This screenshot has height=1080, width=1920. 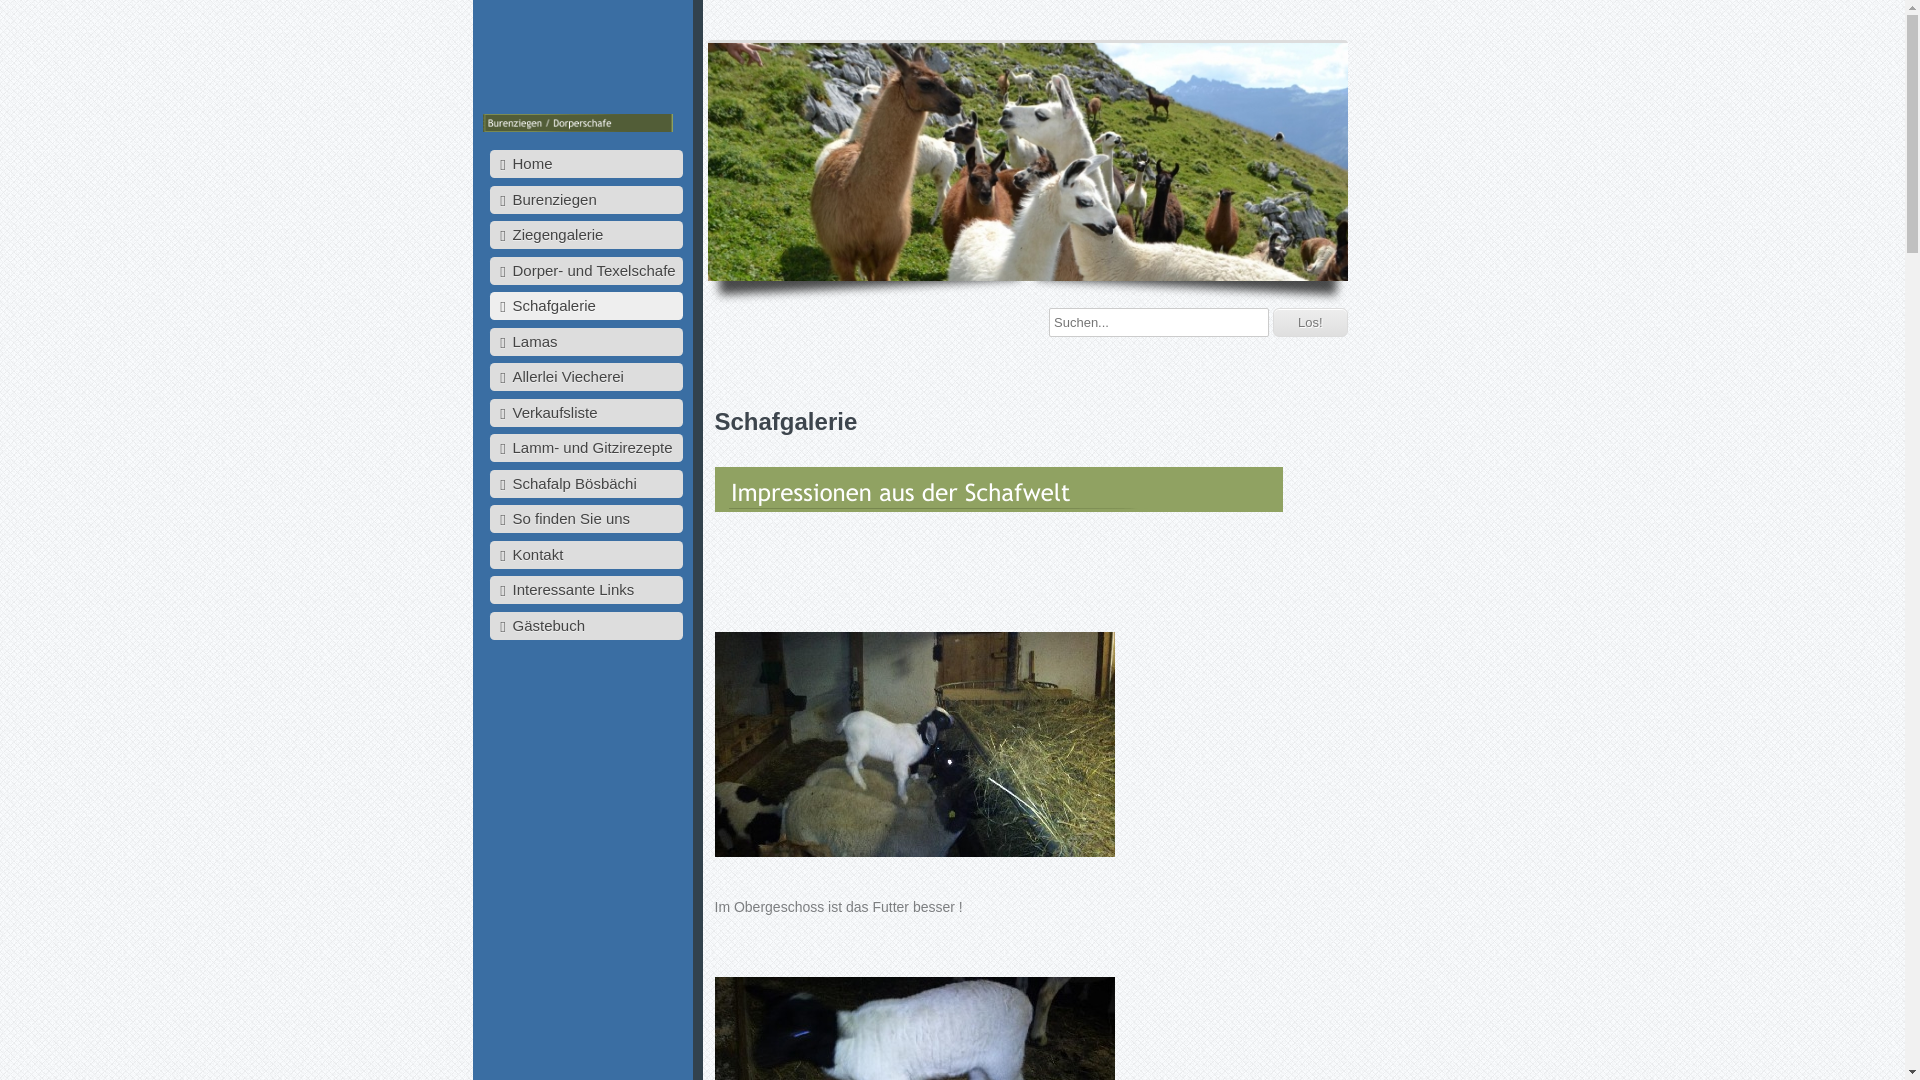 What do you see at coordinates (489, 518) in the screenshot?
I see `'So finden Sie uns'` at bounding box center [489, 518].